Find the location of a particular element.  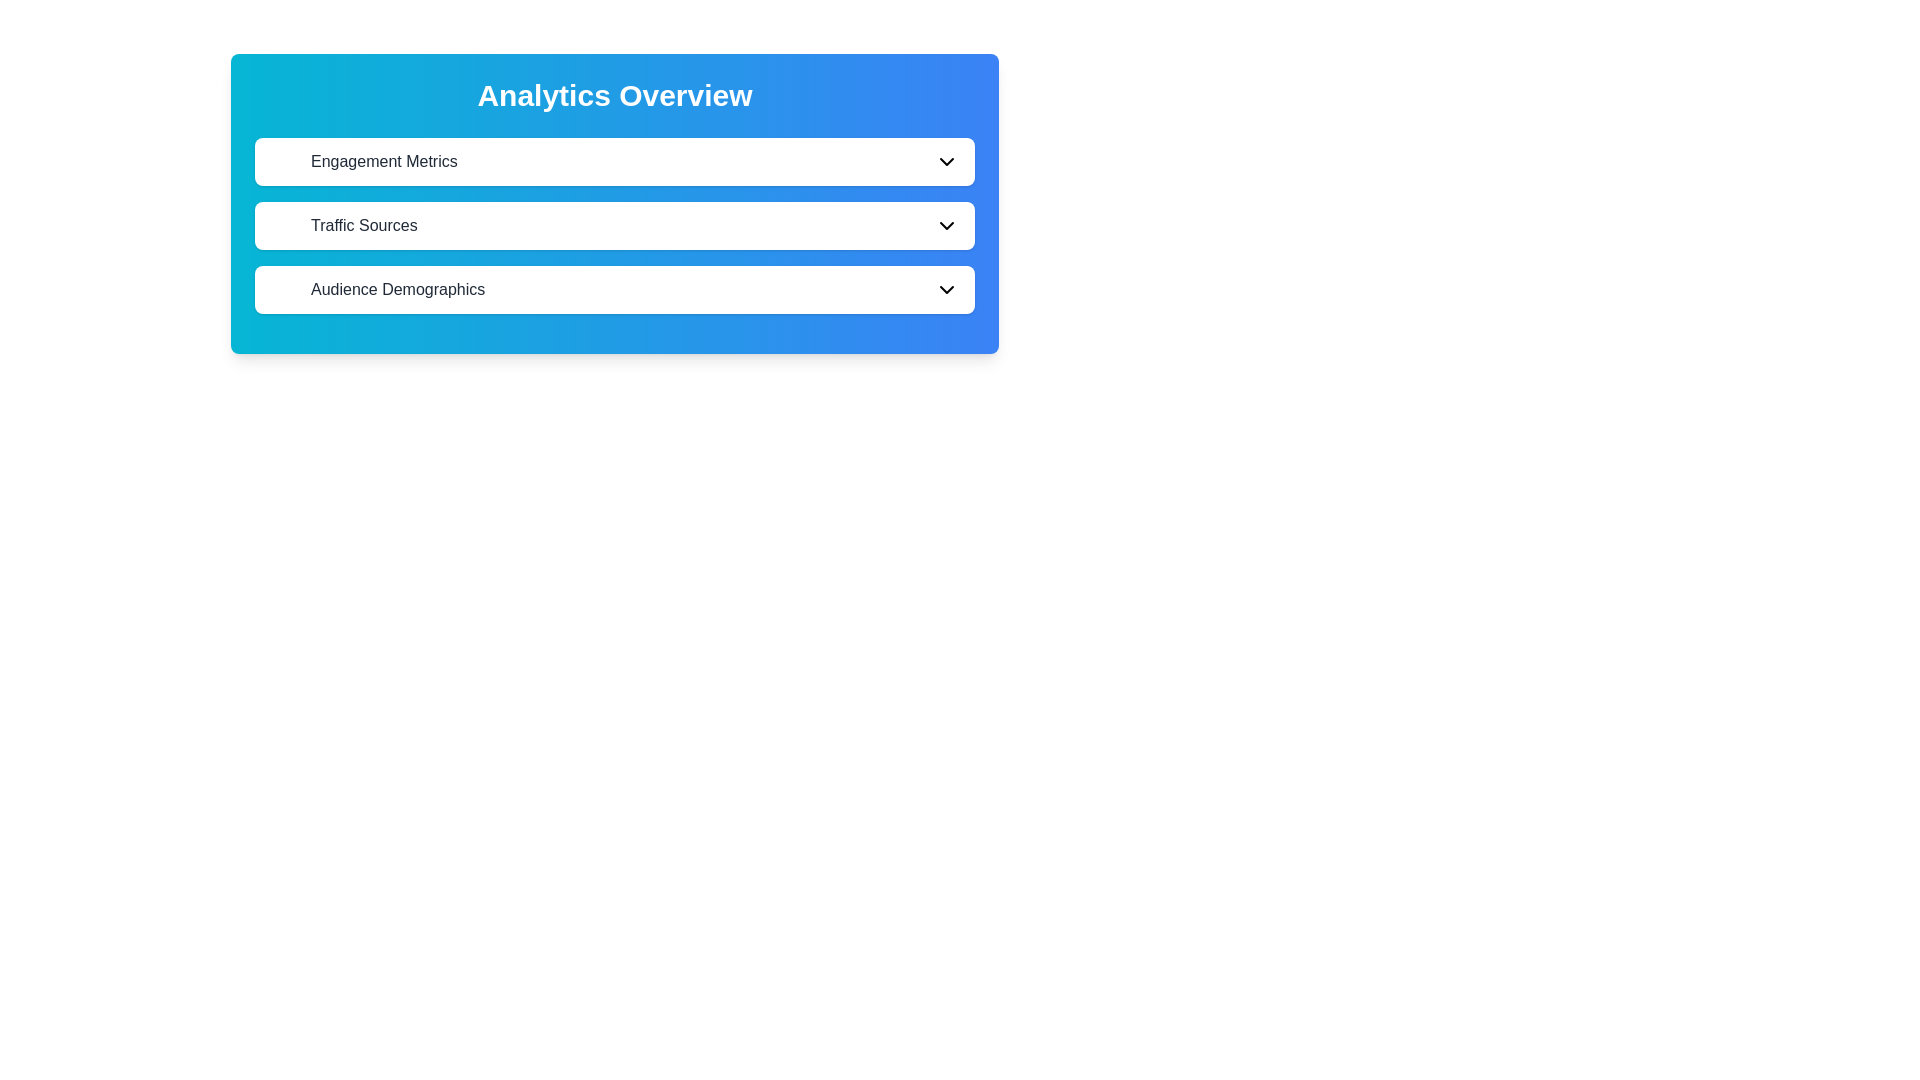

text from the 'Audience Demographics' Text Label element, which is displayed in medium-weight gray font at the bottom of the list in the 'Analytics Overview' section is located at coordinates (398, 289).